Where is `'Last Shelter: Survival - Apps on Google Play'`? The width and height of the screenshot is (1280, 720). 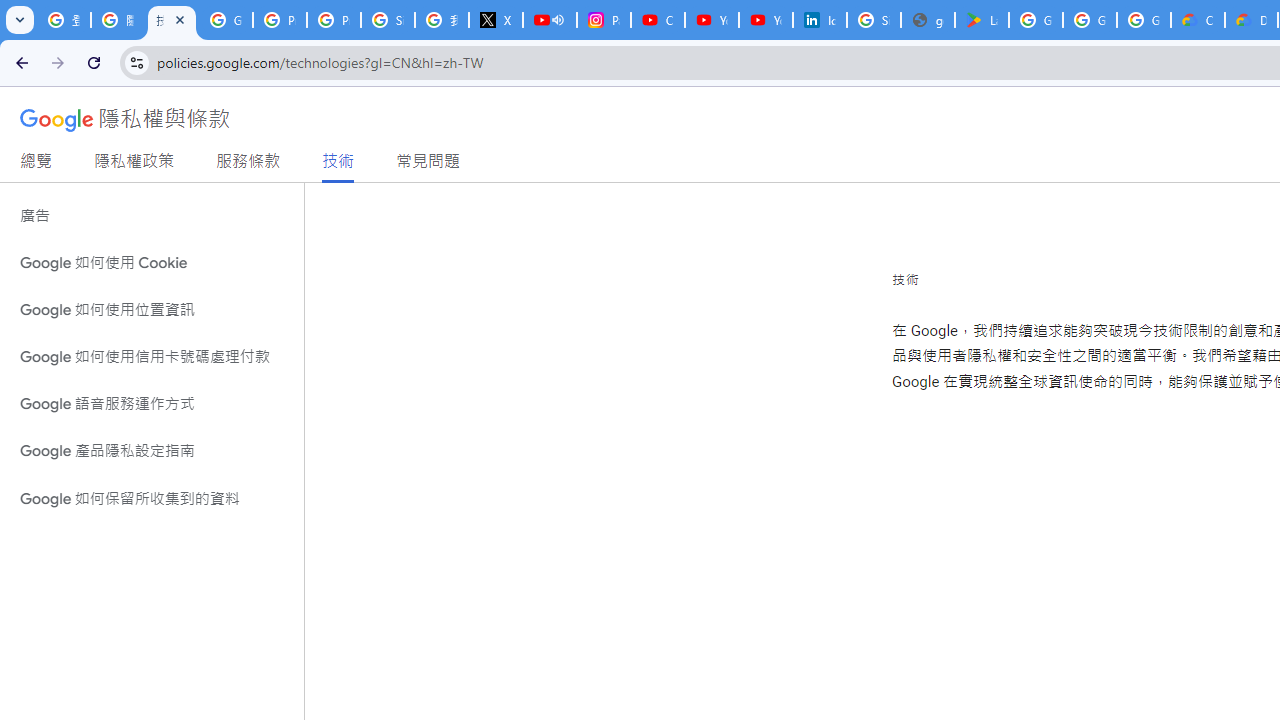
'Last Shelter: Survival - Apps on Google Play' is located at coordinates (981, 20).